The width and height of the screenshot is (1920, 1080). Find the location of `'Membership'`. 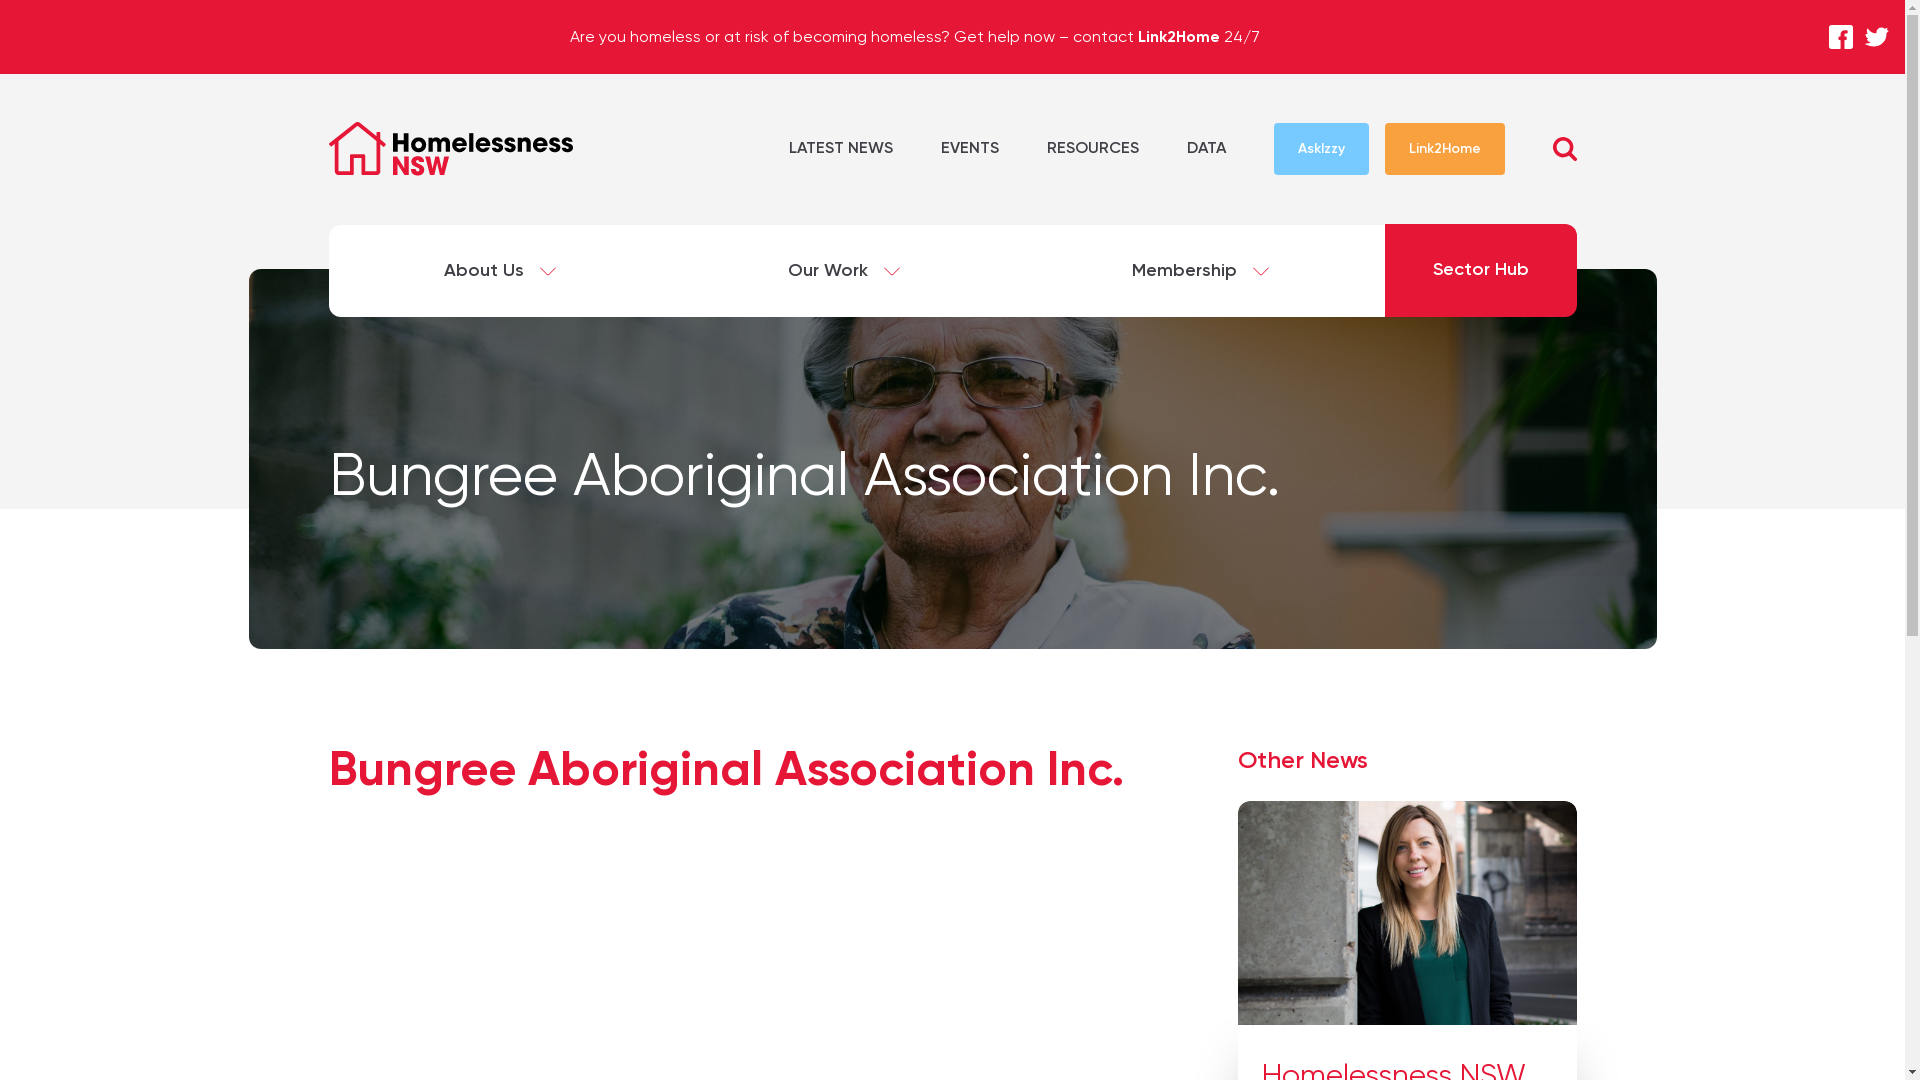

'Membership' is located at coordinates (1132, 270).